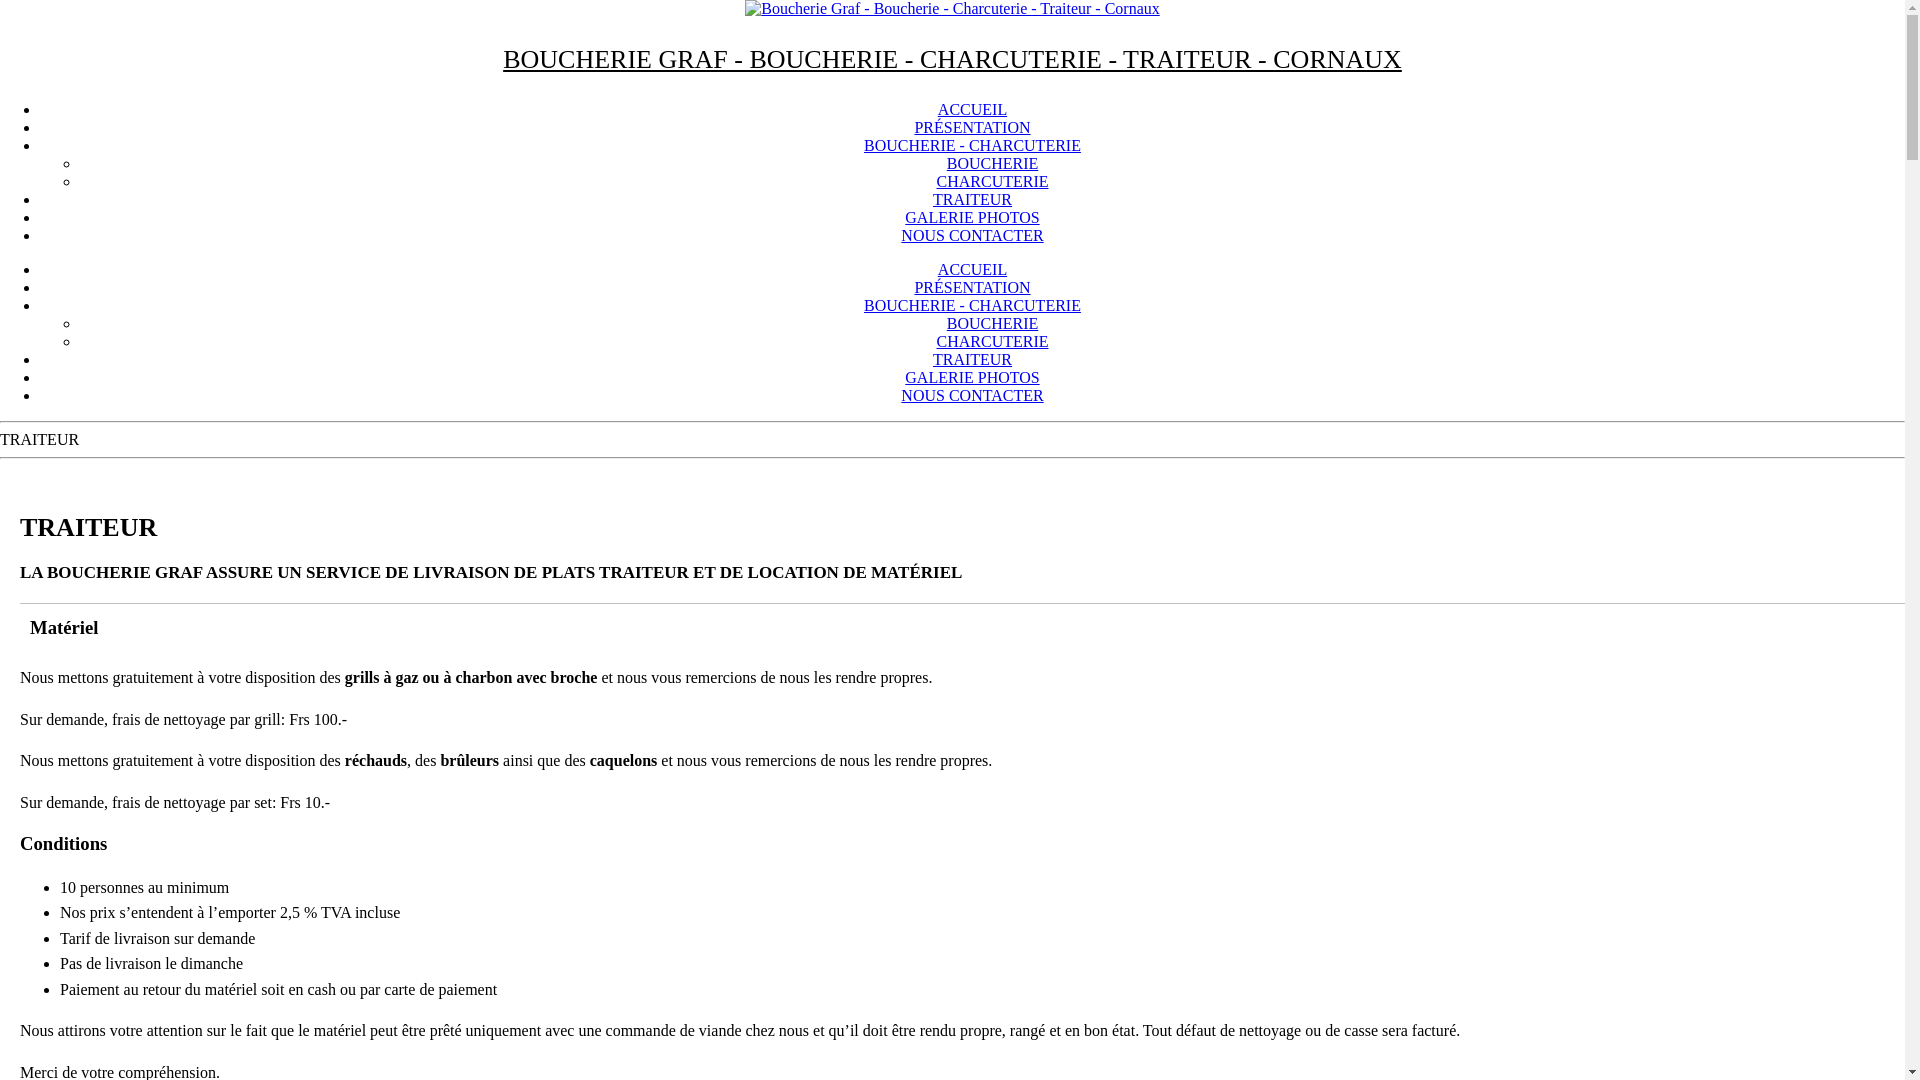 The image size is (1920, 1080). I want to click on 'GALERIE PHOTOS', so click(971, 217).